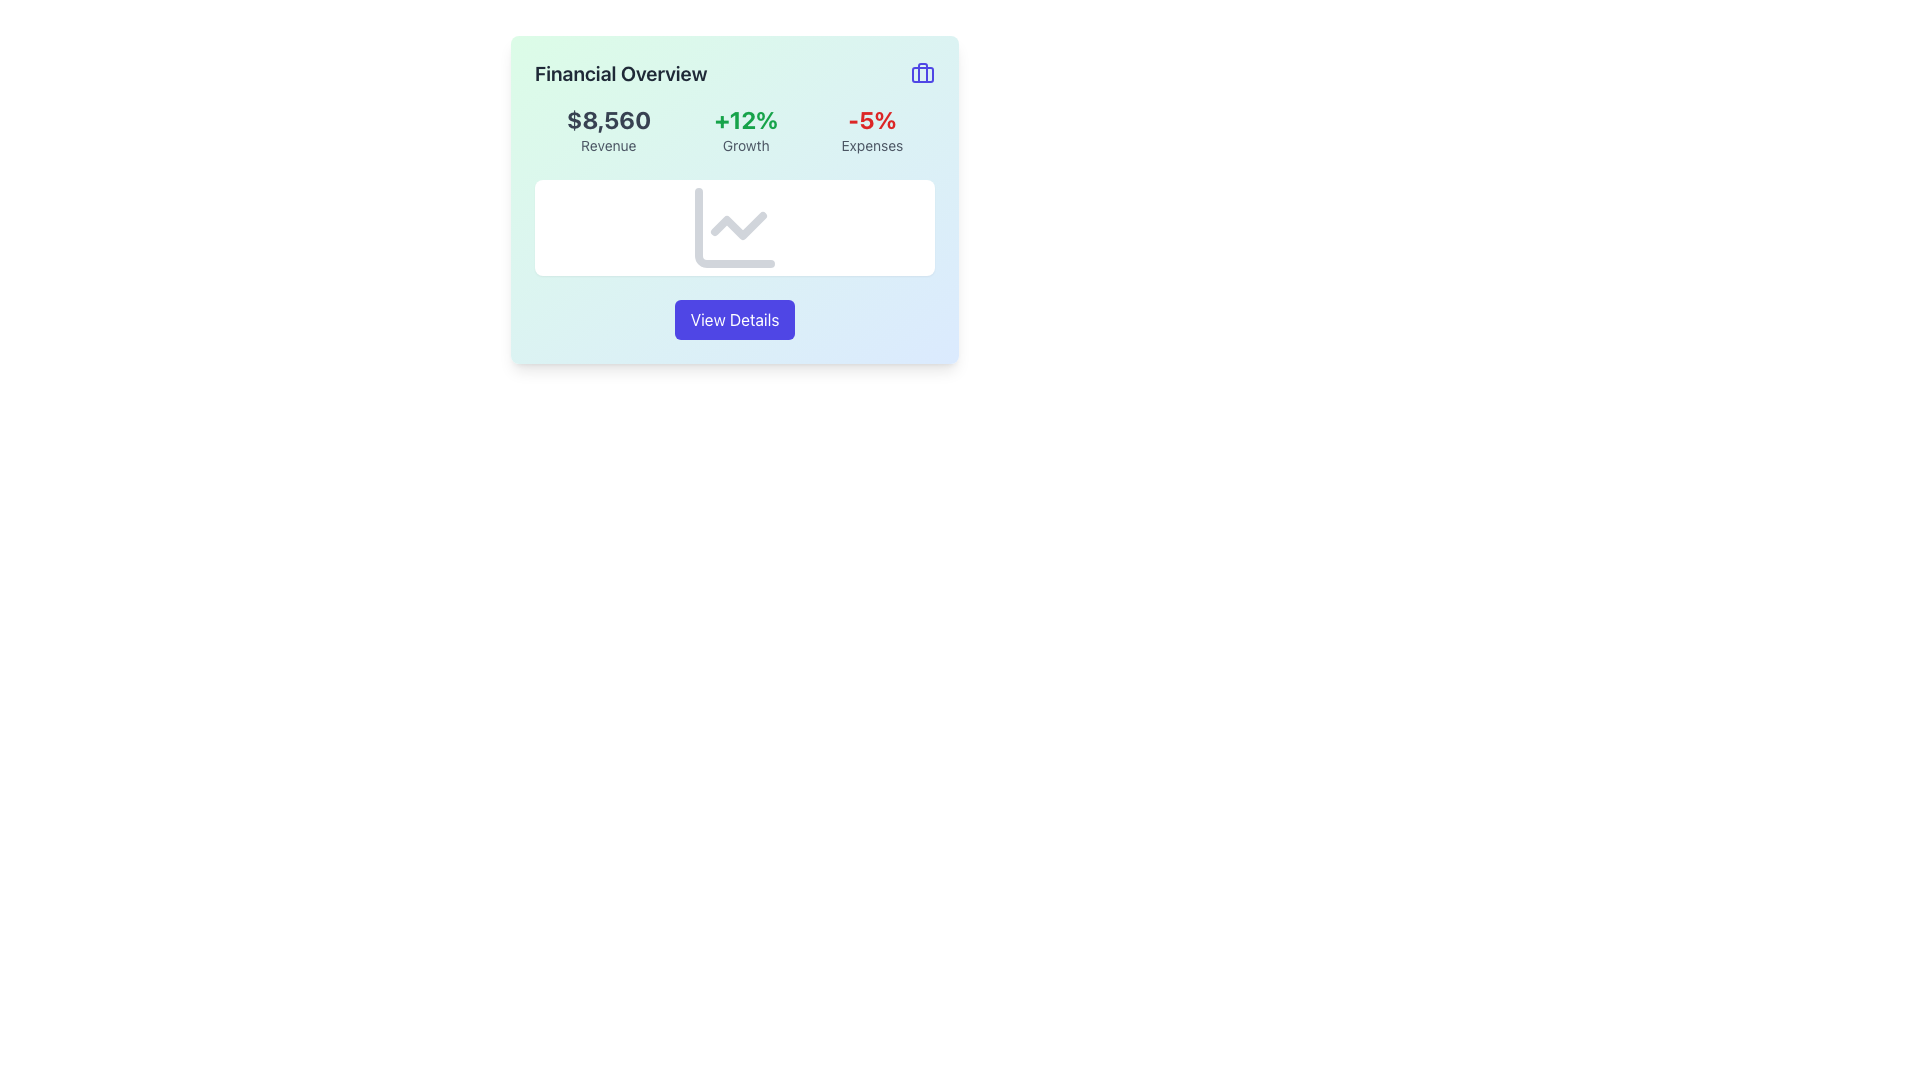 The image size is (1920, 1080). Describe the element at coordinates (745, 119) in the screenshot. I see `the green text element displaying '+12%' in a bold, large font style, located under the 'Financial Overview' title, positioned between 'Revenue' and 'Expenses'` at that location.